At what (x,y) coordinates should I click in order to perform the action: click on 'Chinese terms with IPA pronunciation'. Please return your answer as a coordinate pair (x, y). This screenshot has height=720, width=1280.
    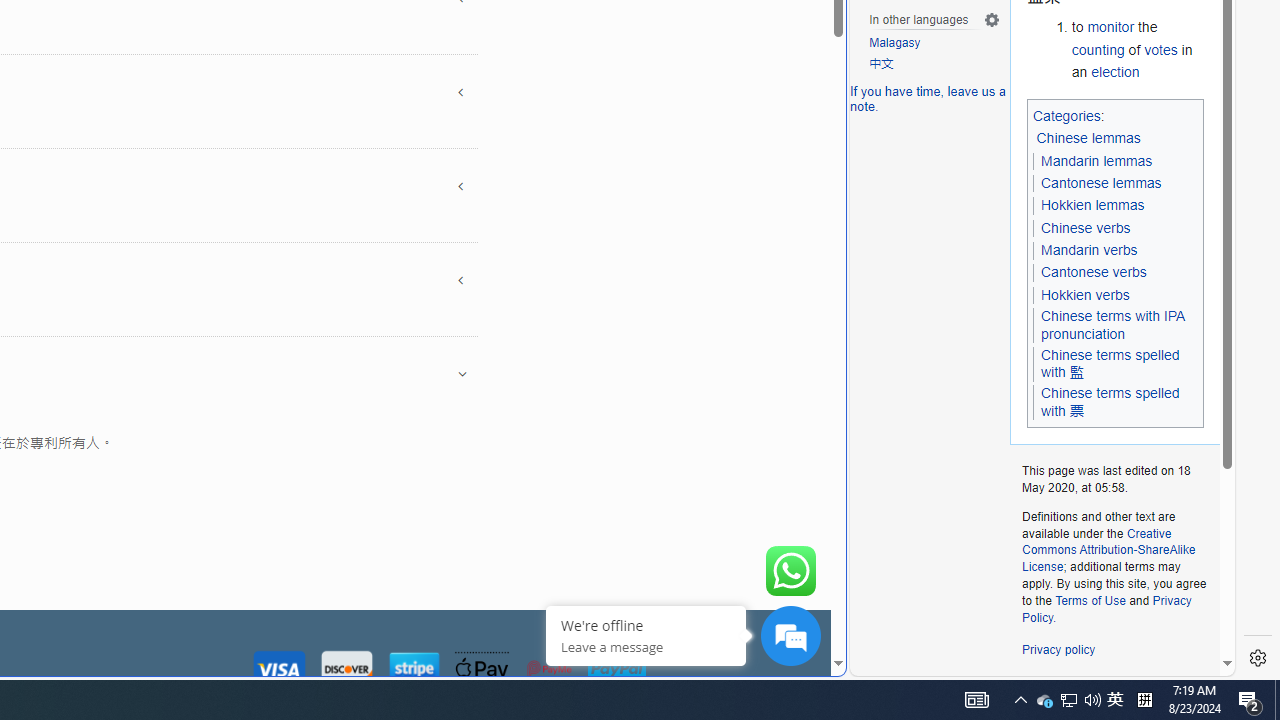
    Looking at the image, I should click on (1114, 325).